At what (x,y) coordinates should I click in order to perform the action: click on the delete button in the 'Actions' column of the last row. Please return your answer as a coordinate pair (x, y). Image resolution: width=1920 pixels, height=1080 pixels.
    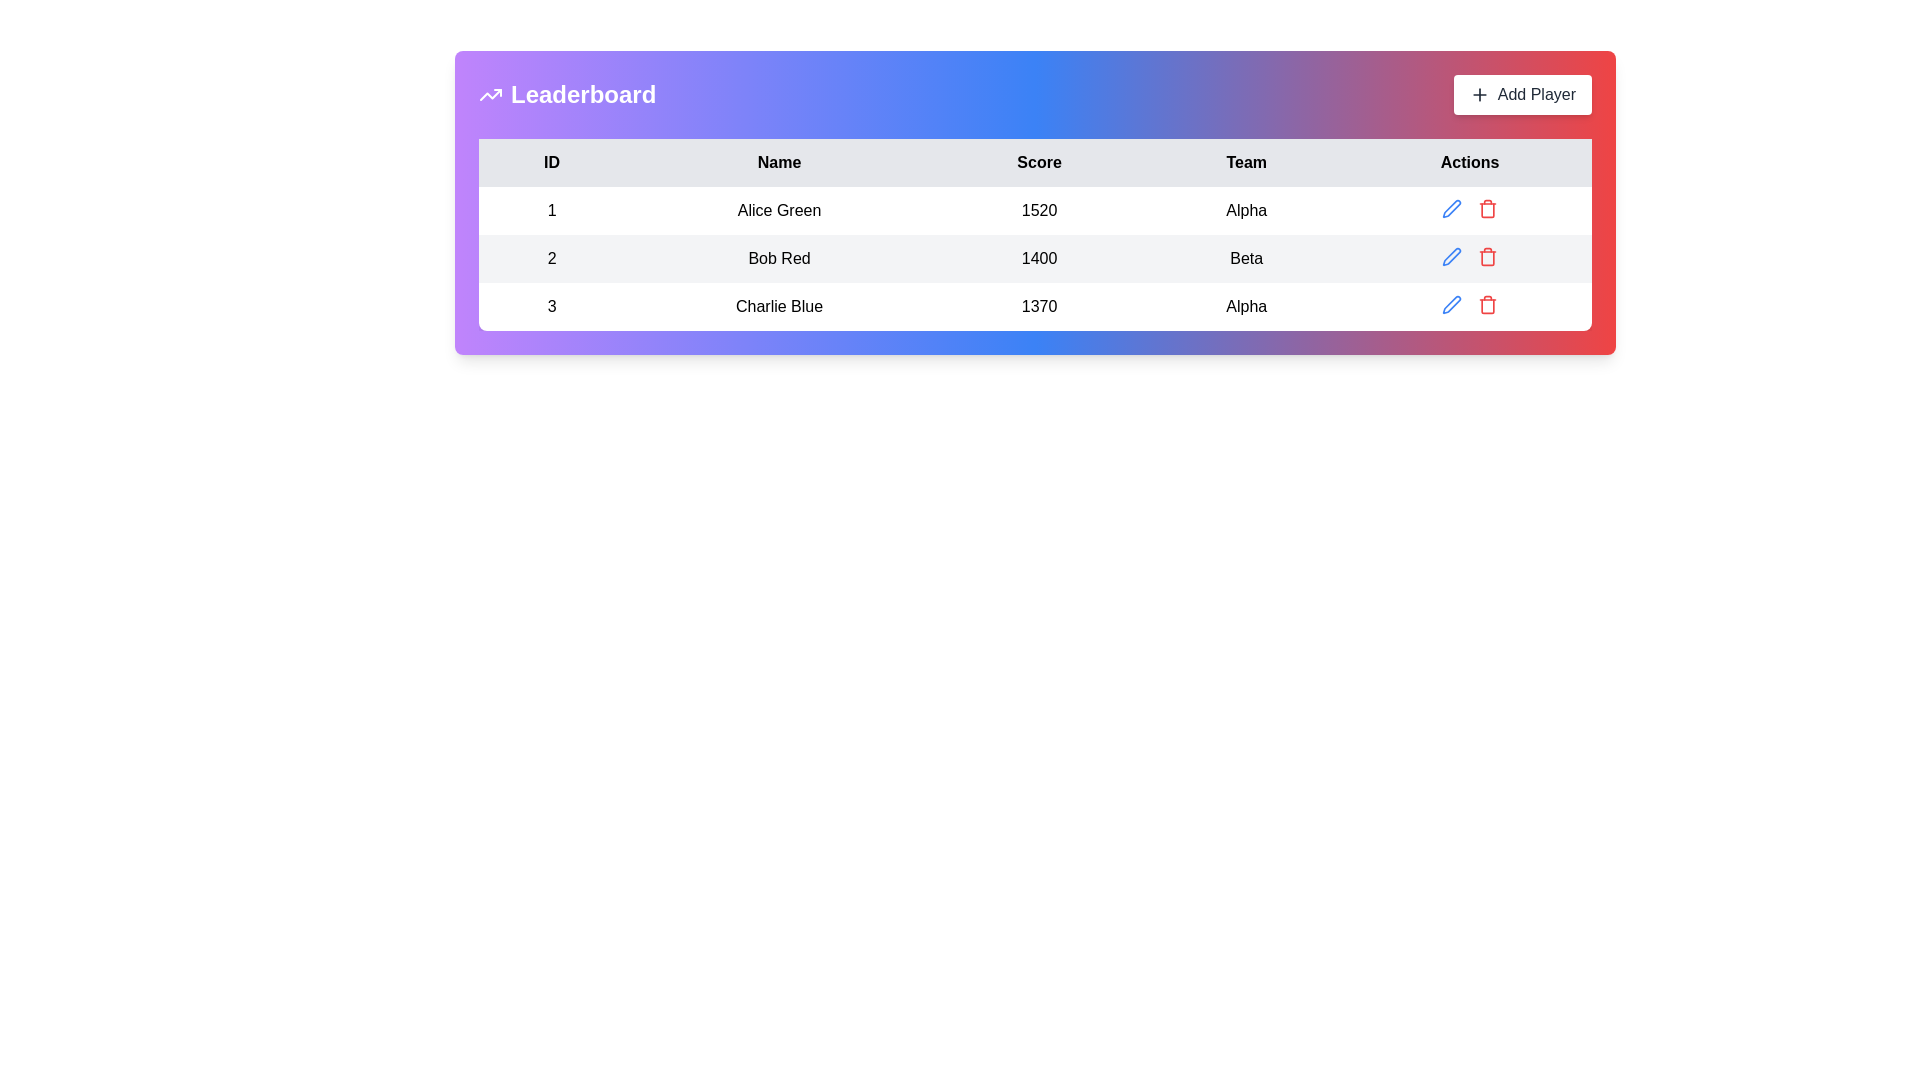
    Looking at the image, I should click on (1488, 304).